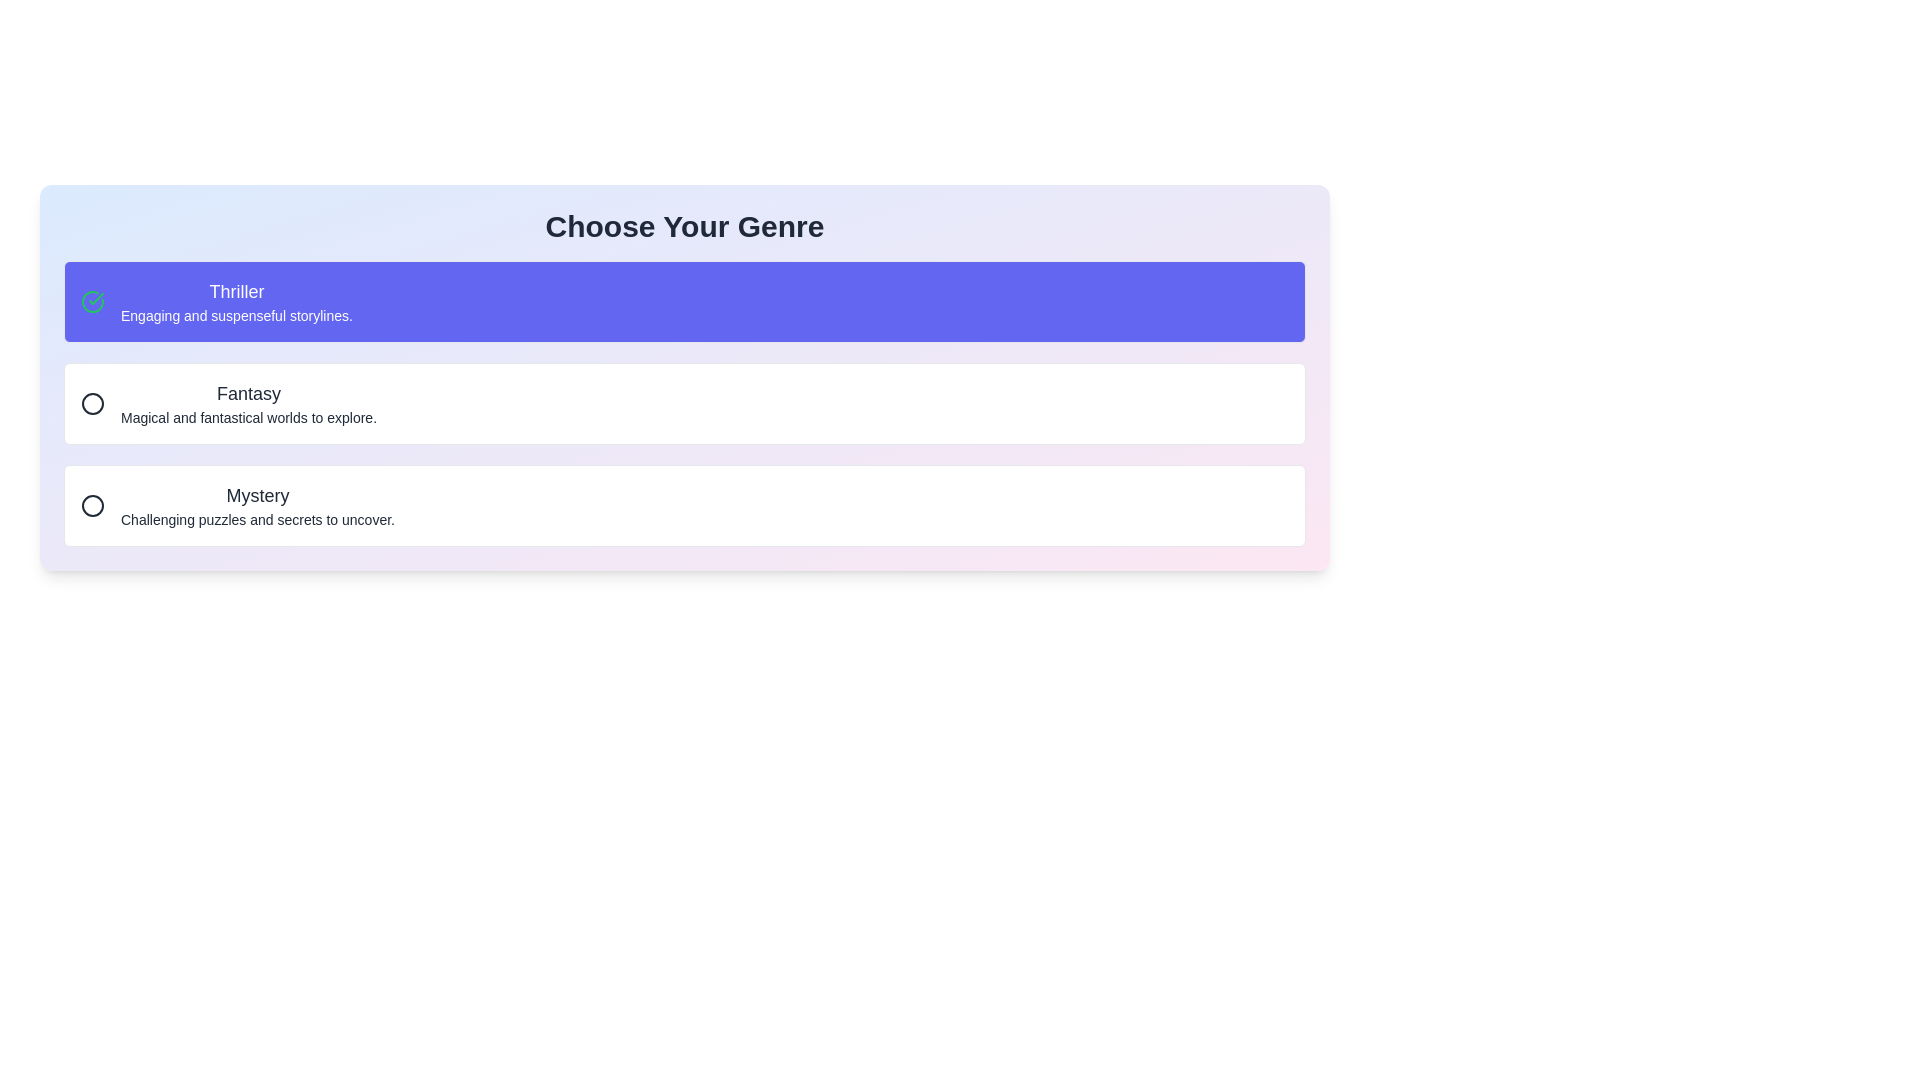 This screenshot has width=1920, height=1080. What do you see at coordinates (248, 404) in the screenshot?
I see `to select the 'Fantasy' option, which is the second selectable genre in the list, featuring the word 'Fantasy' in bold above a description of magical worlds` at bounding box center [248, 404].